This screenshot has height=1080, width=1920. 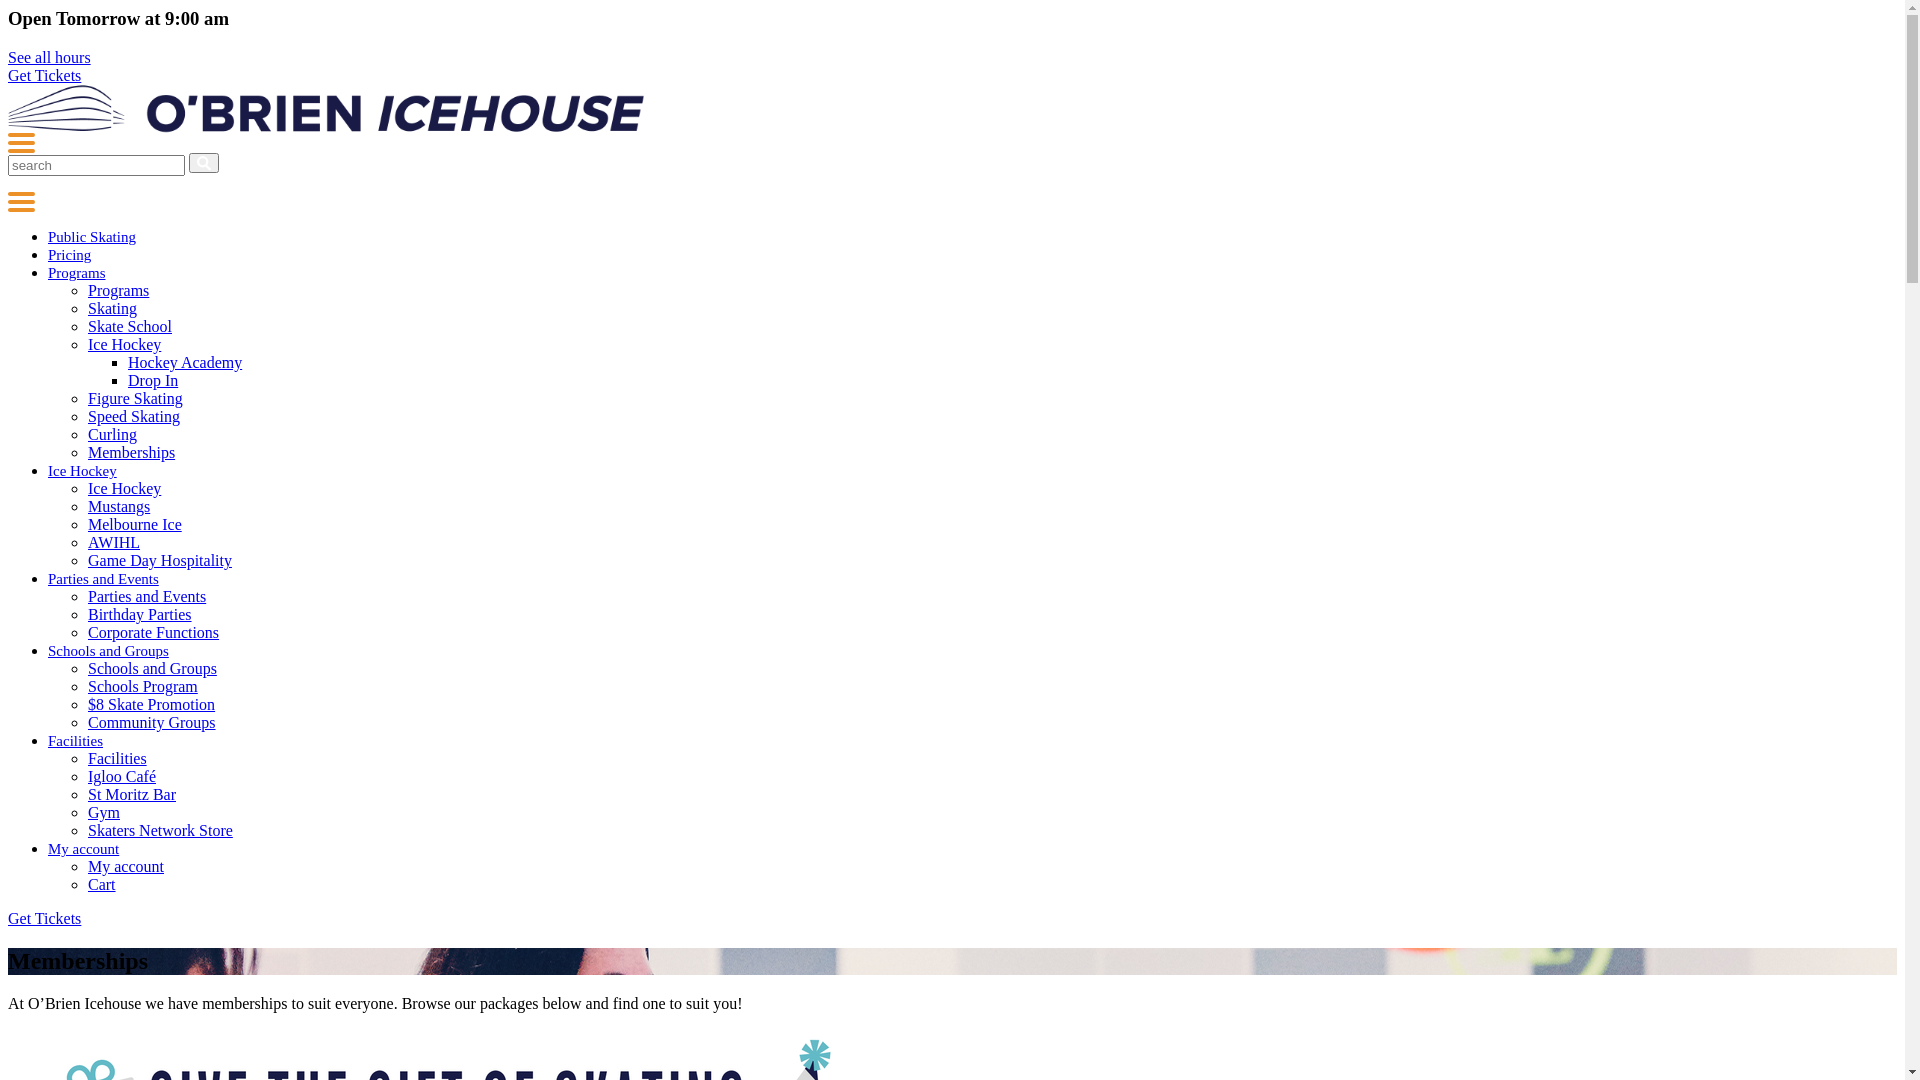 I want to click on 'Melbourne Ice', so click(x=86, y=523).